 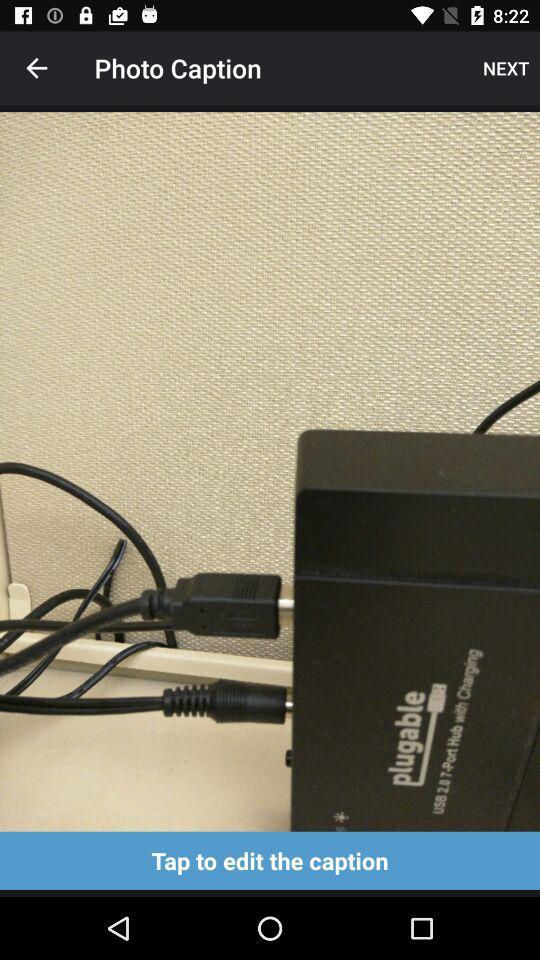 What do you see at coordinates (270, 859) in the screenshot?
I see `edit the caption` at bounding box center [270, 859].